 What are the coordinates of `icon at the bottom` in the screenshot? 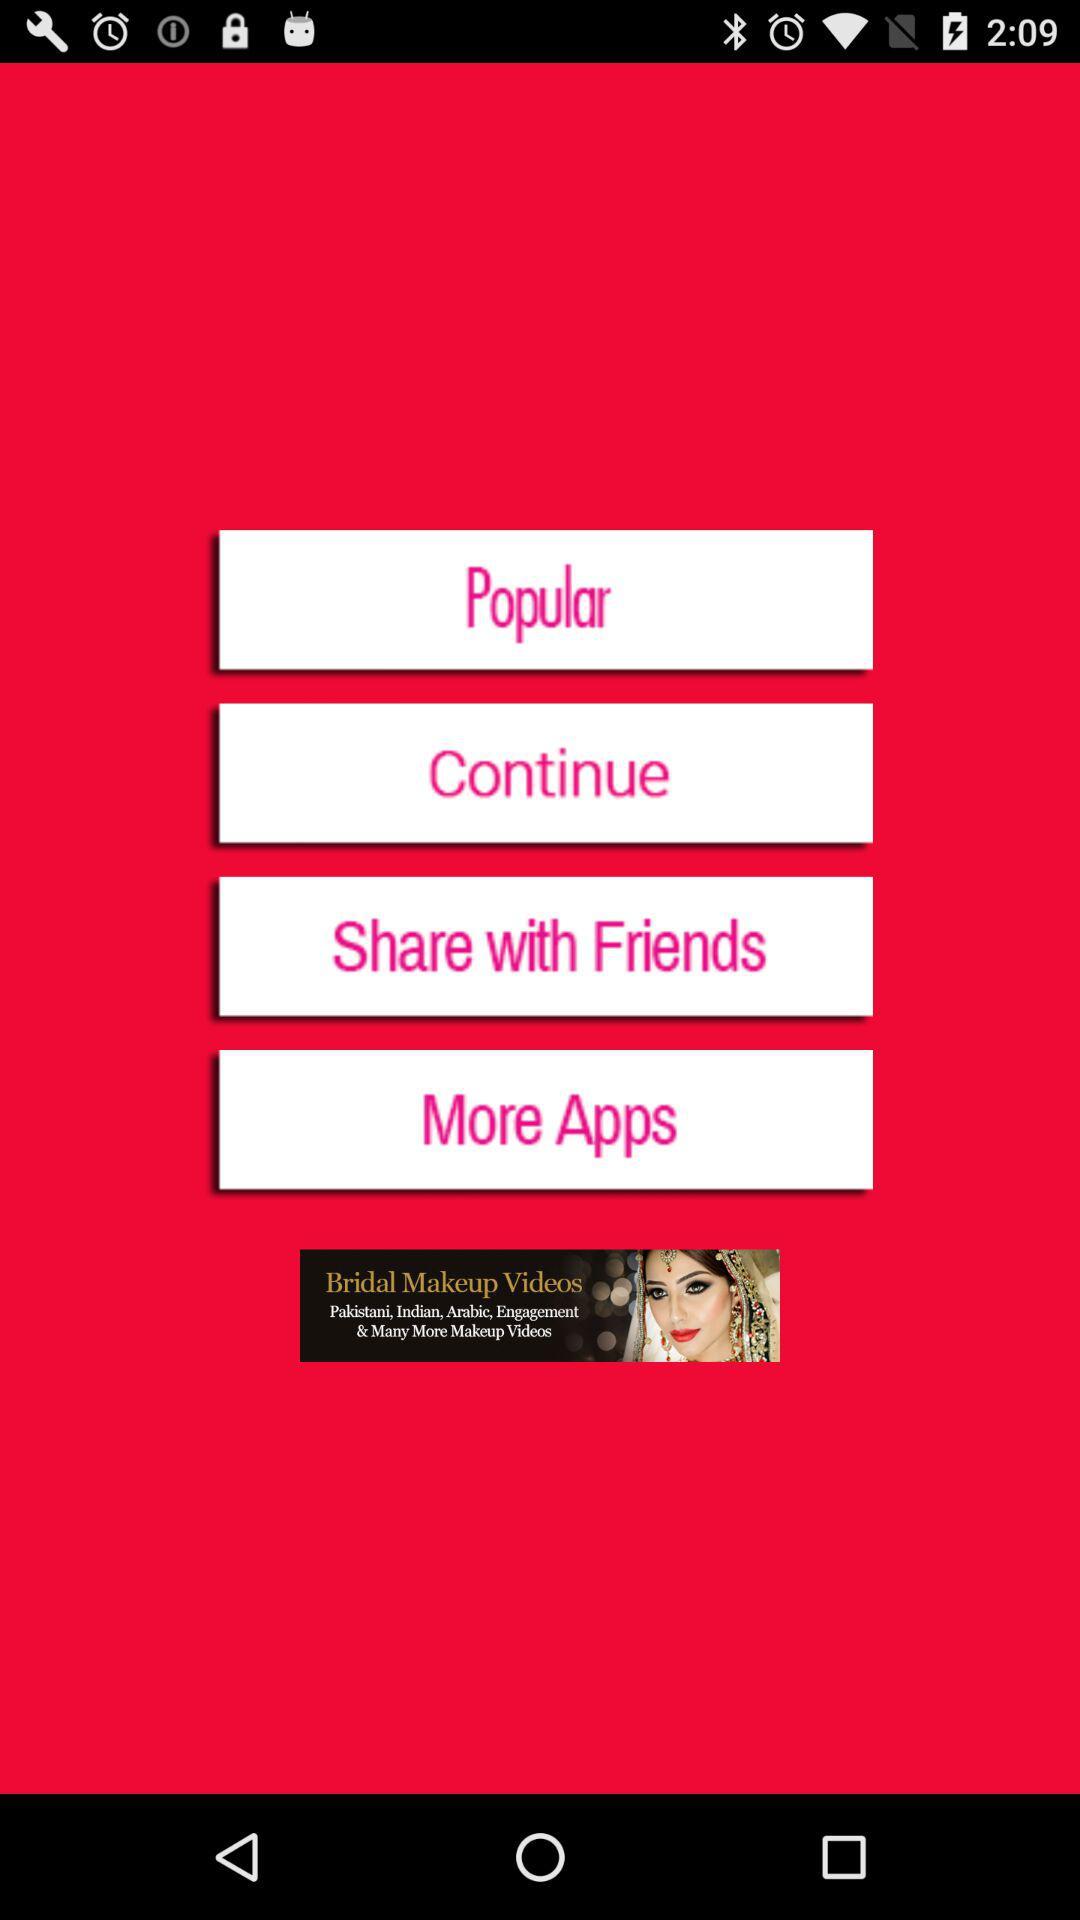 It's located at (540, 1305).